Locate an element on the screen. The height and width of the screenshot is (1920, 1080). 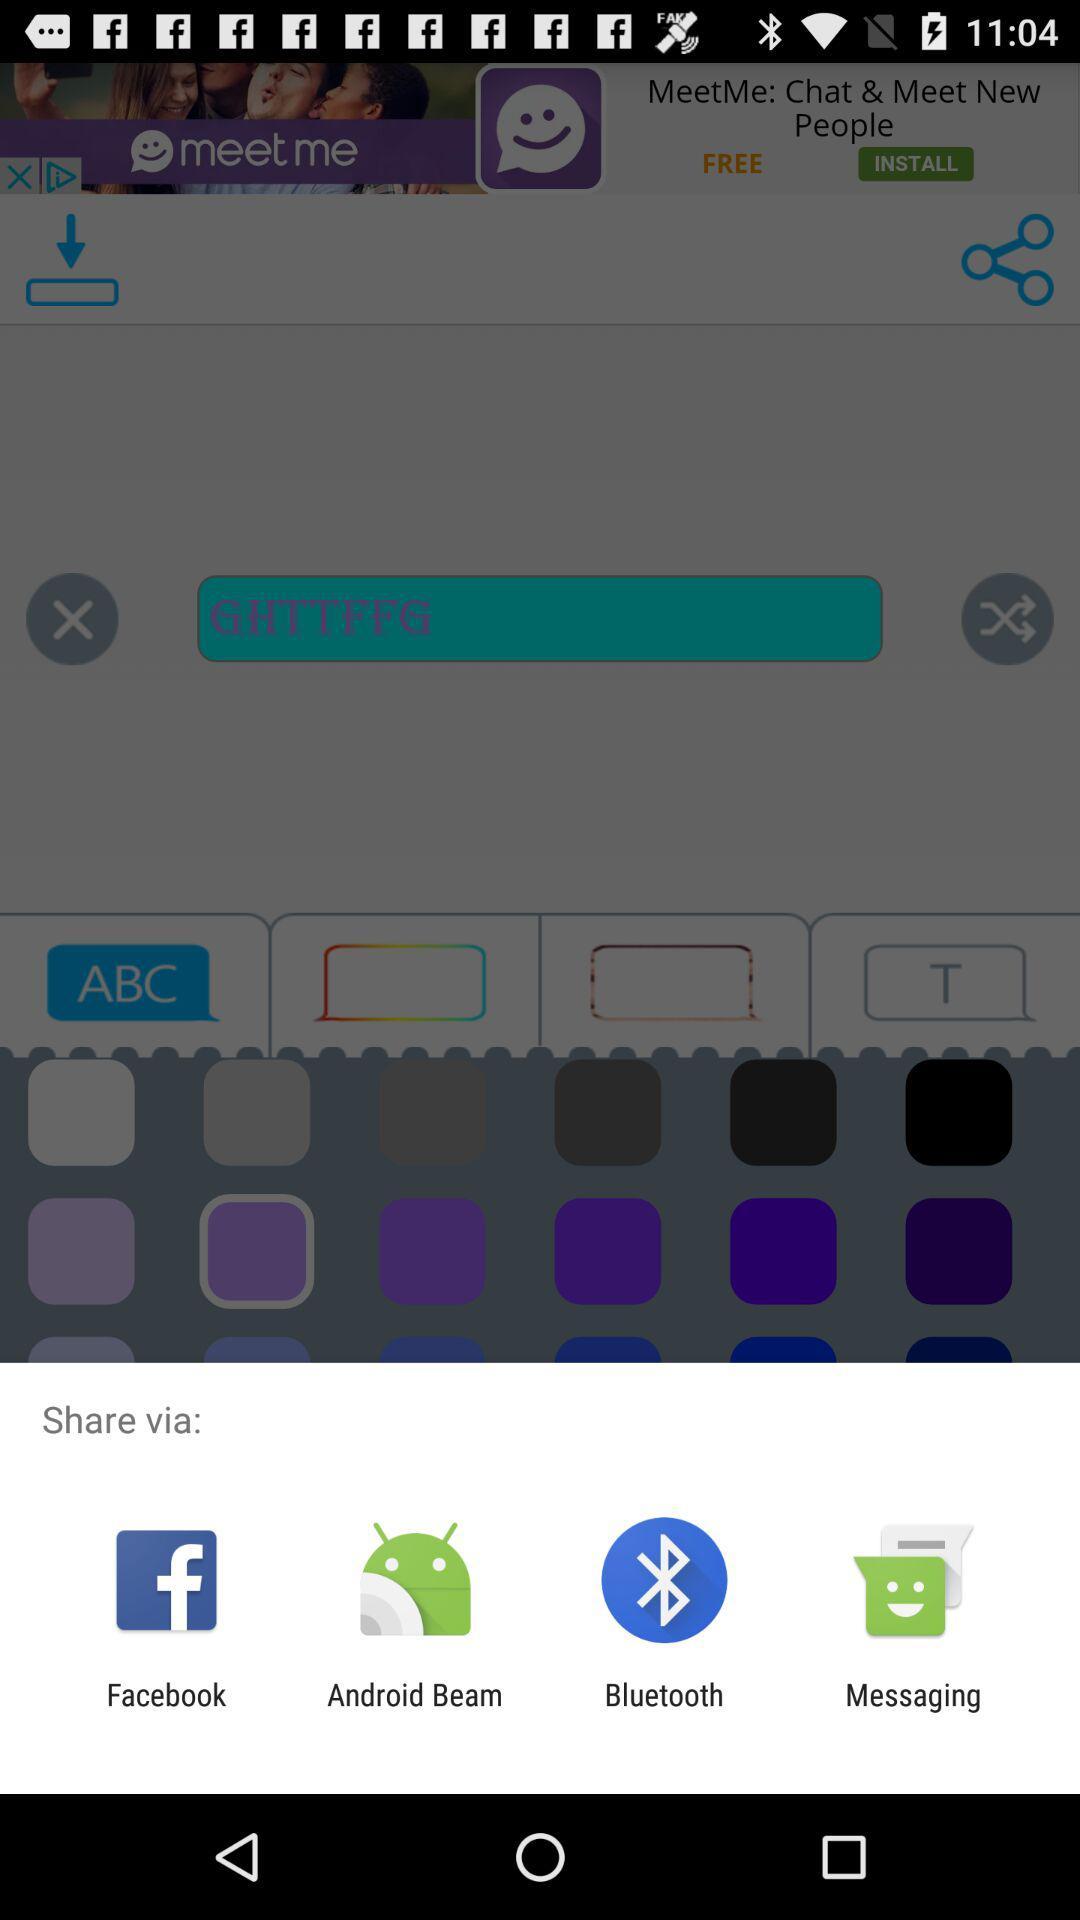
the app next to android beam is located at coordinates (165, 1711).